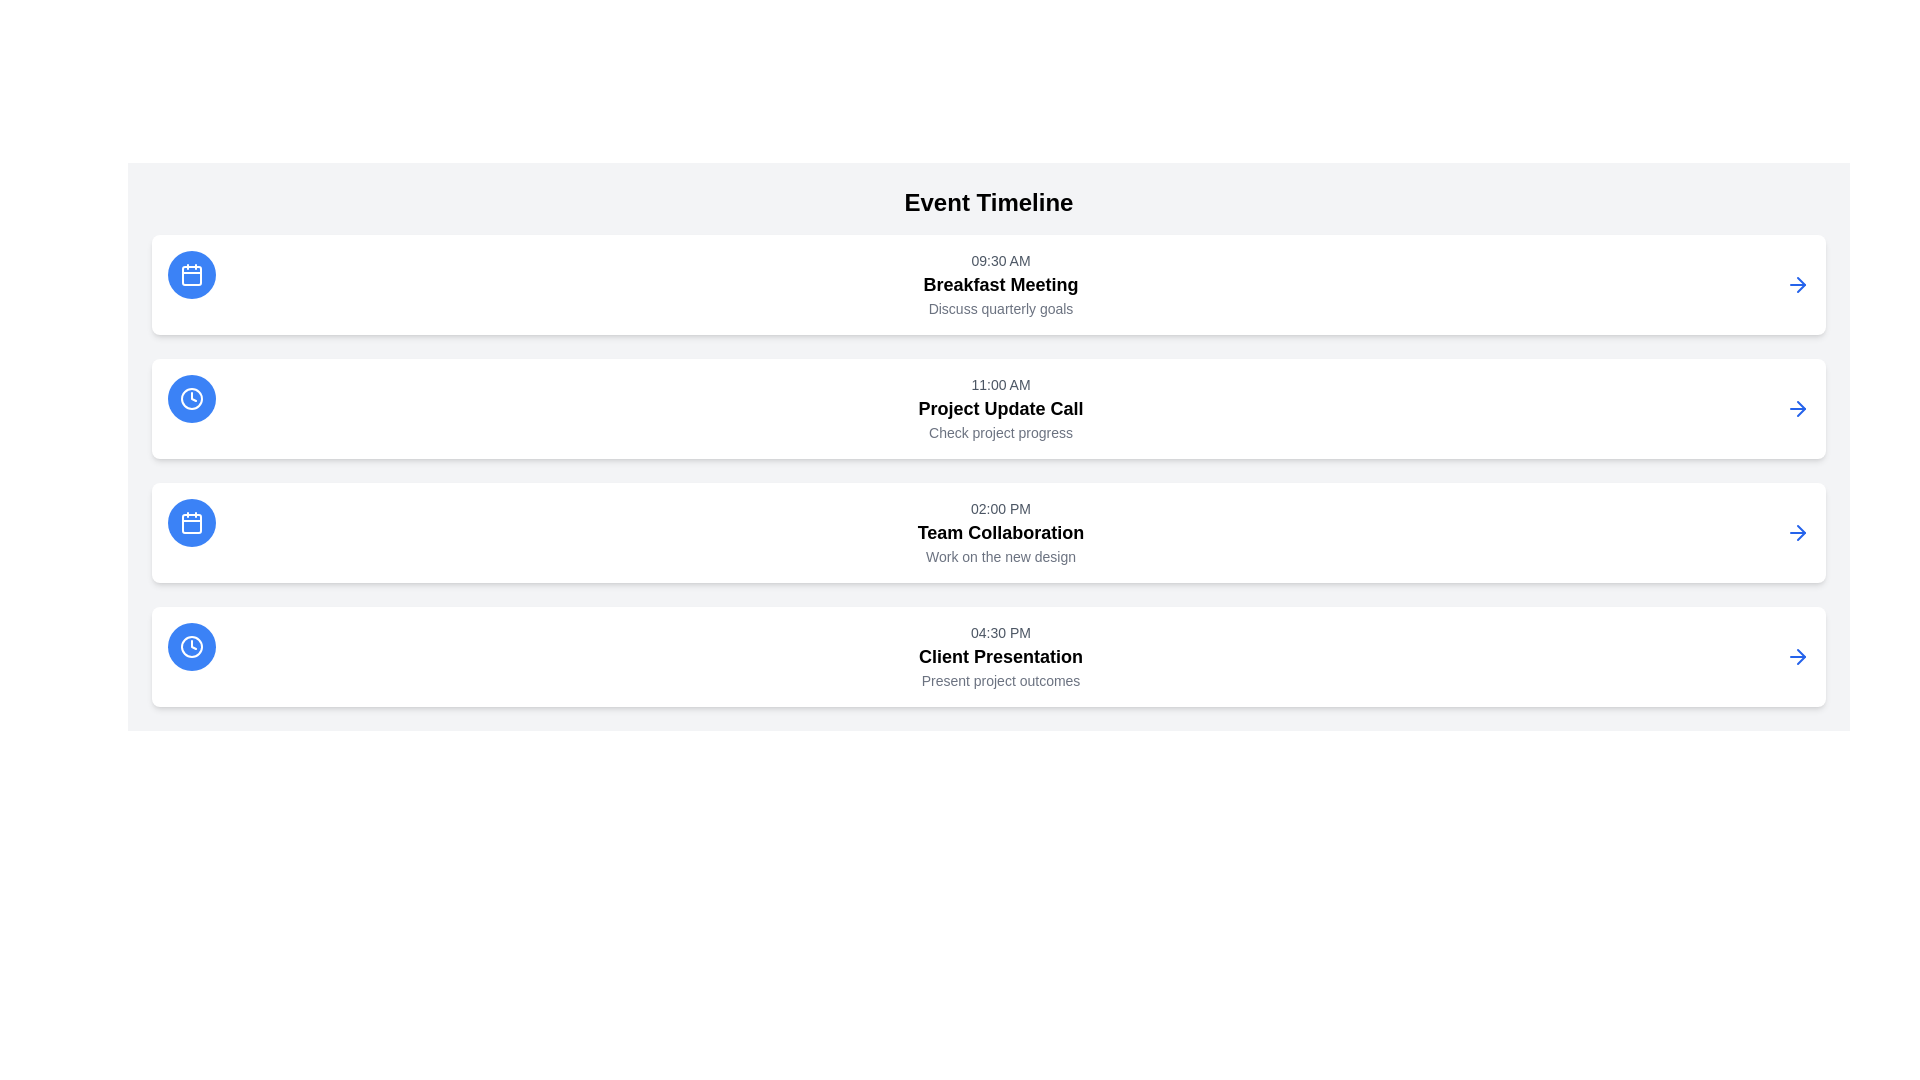  I want to click on the text label displaying '11:00 AM', which is styled in light gray and positioned above 'Project Update Call' and 'Check project progress', so click(1001, 385).